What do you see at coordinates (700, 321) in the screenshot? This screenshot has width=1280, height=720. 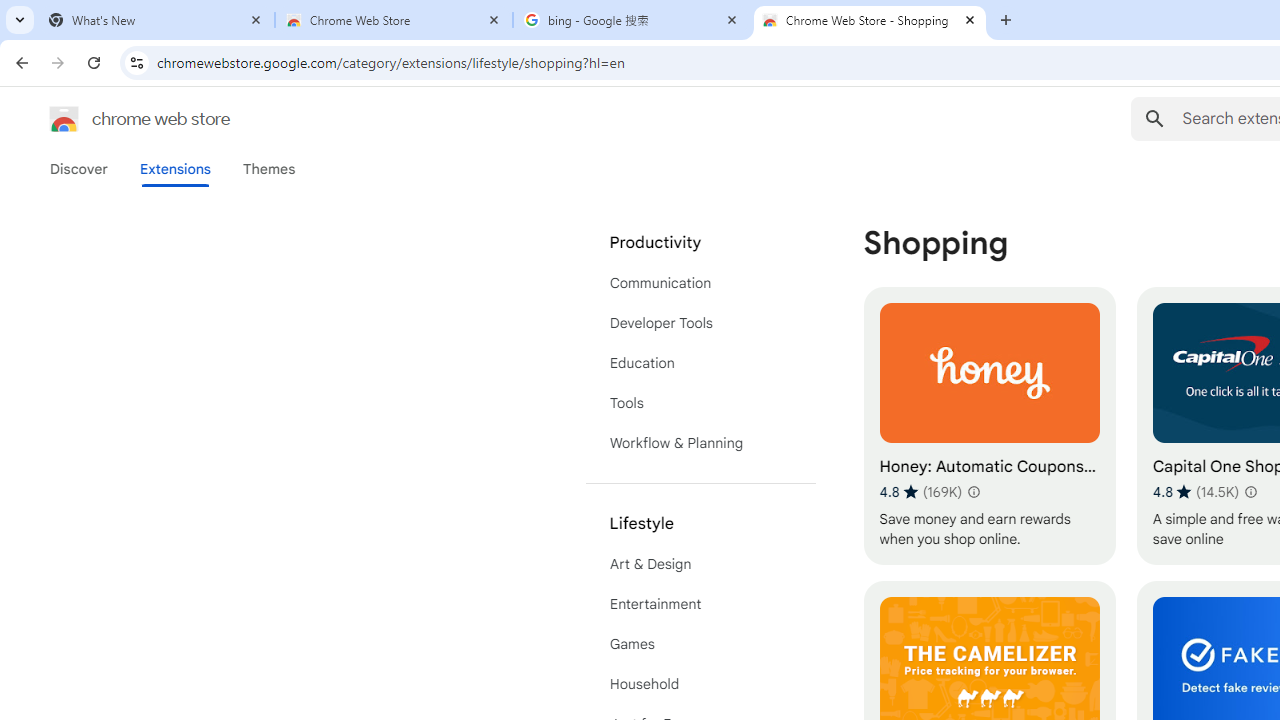 I see `'Developer Tools'` at bounding box center [700, 321].